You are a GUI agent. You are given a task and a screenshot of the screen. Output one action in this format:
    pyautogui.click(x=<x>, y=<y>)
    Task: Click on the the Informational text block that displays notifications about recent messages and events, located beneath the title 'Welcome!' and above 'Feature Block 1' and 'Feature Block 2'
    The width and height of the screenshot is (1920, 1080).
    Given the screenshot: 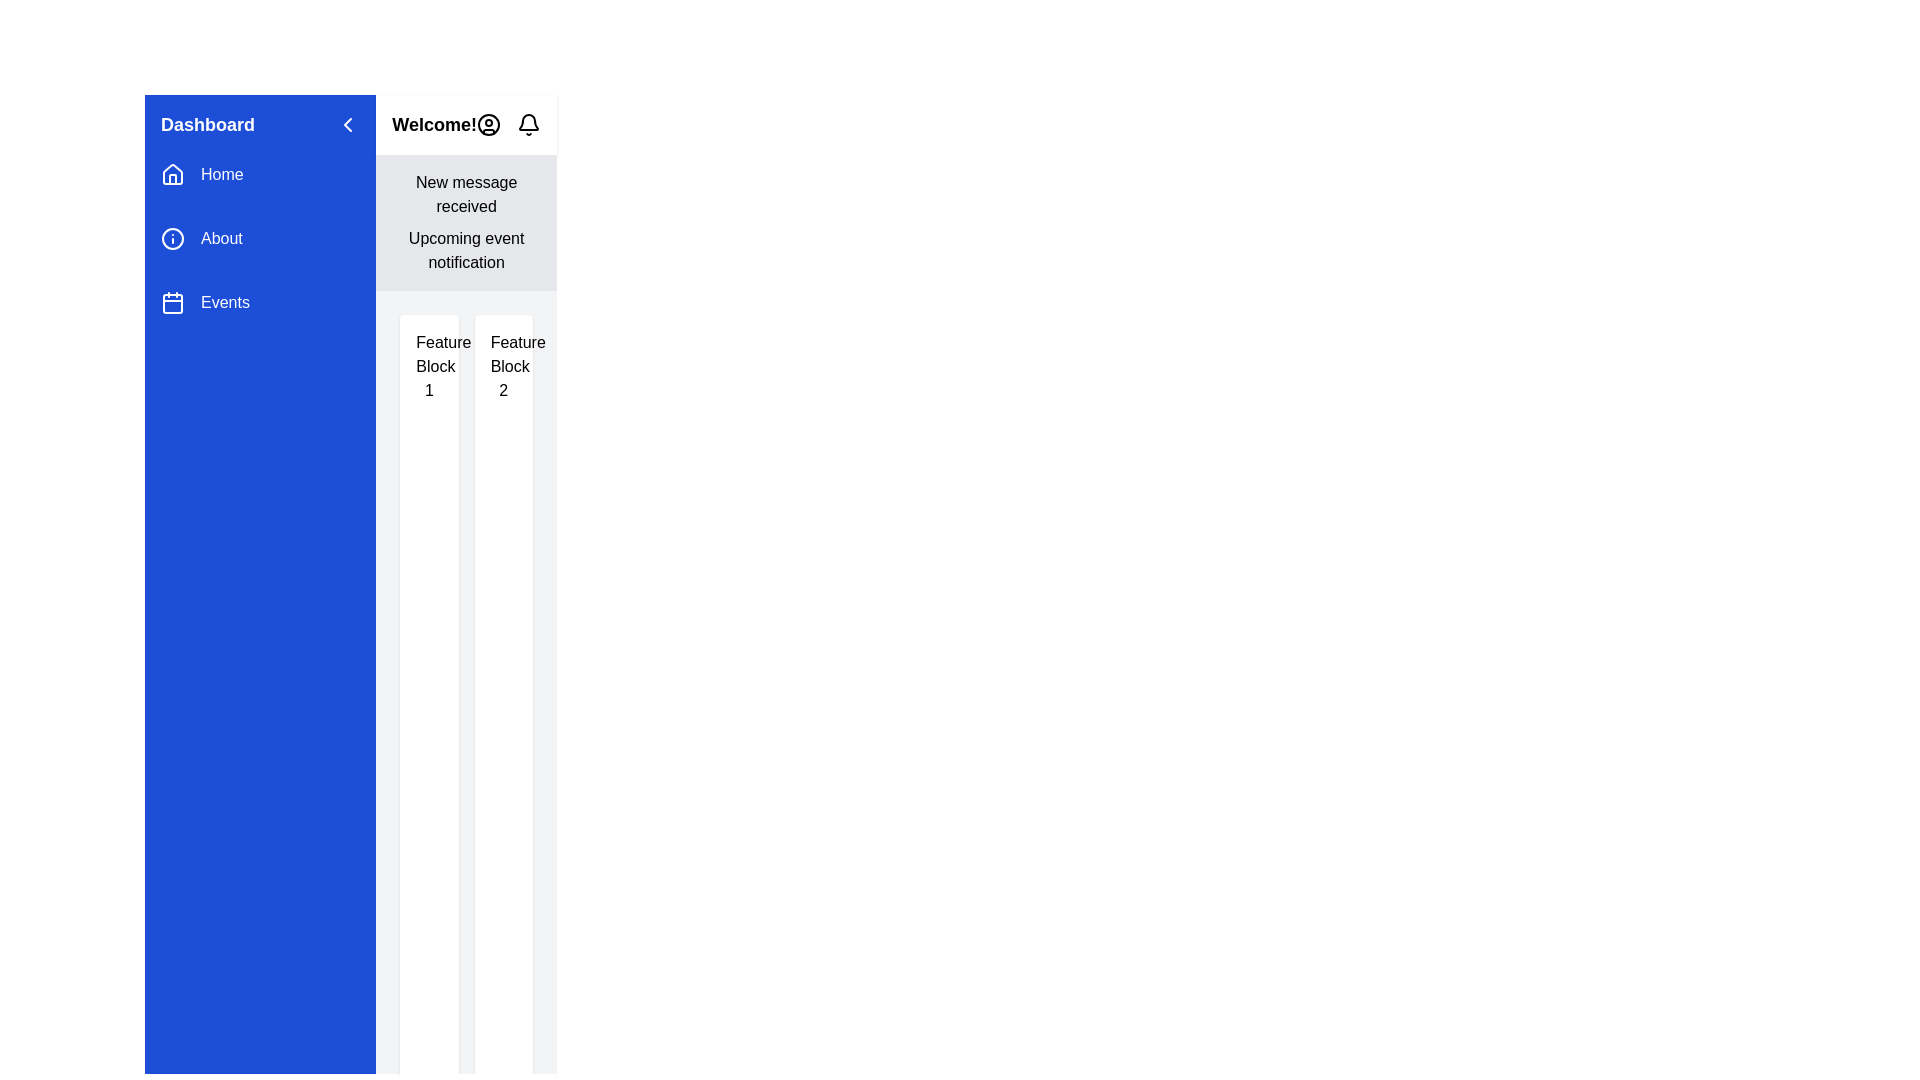 What is the action you would take?
    pyautogui.click(x=465, y=223)
    